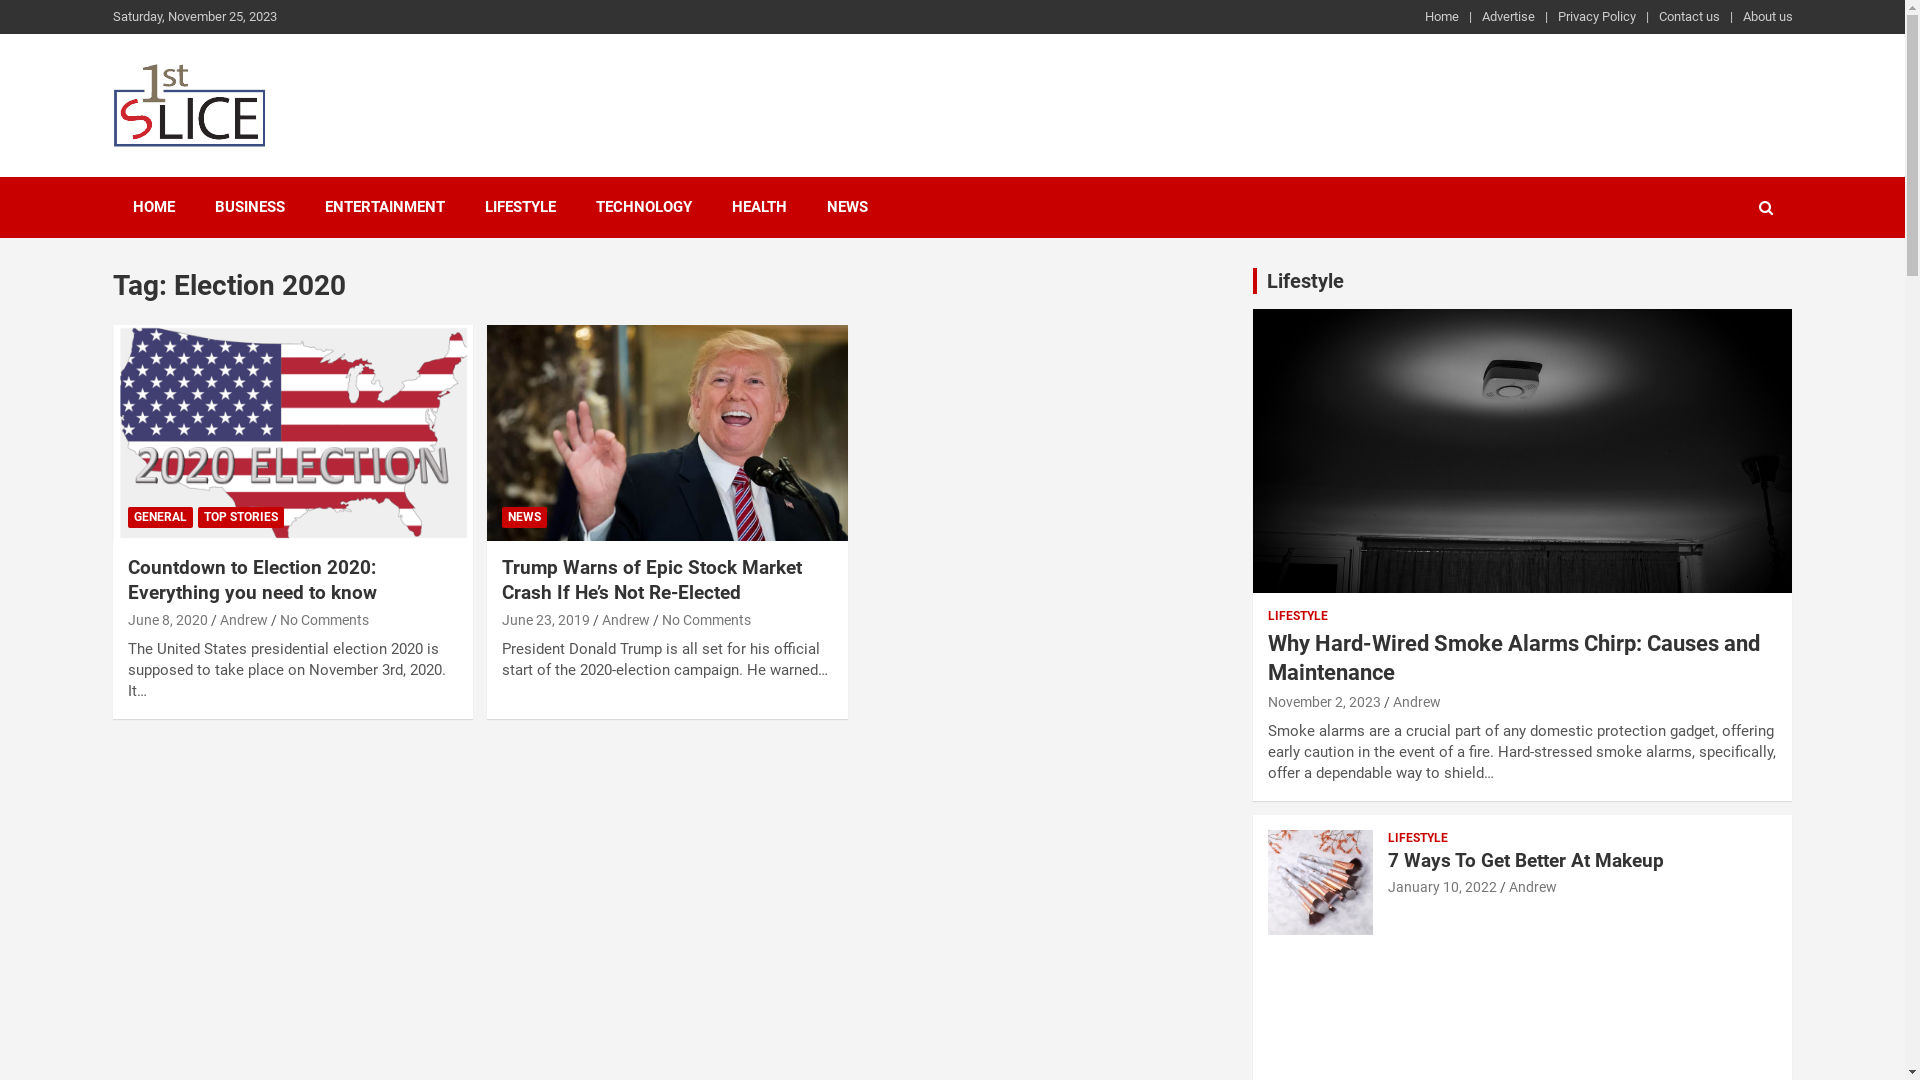  I want to click on 'NEWS', so click(846, 207).